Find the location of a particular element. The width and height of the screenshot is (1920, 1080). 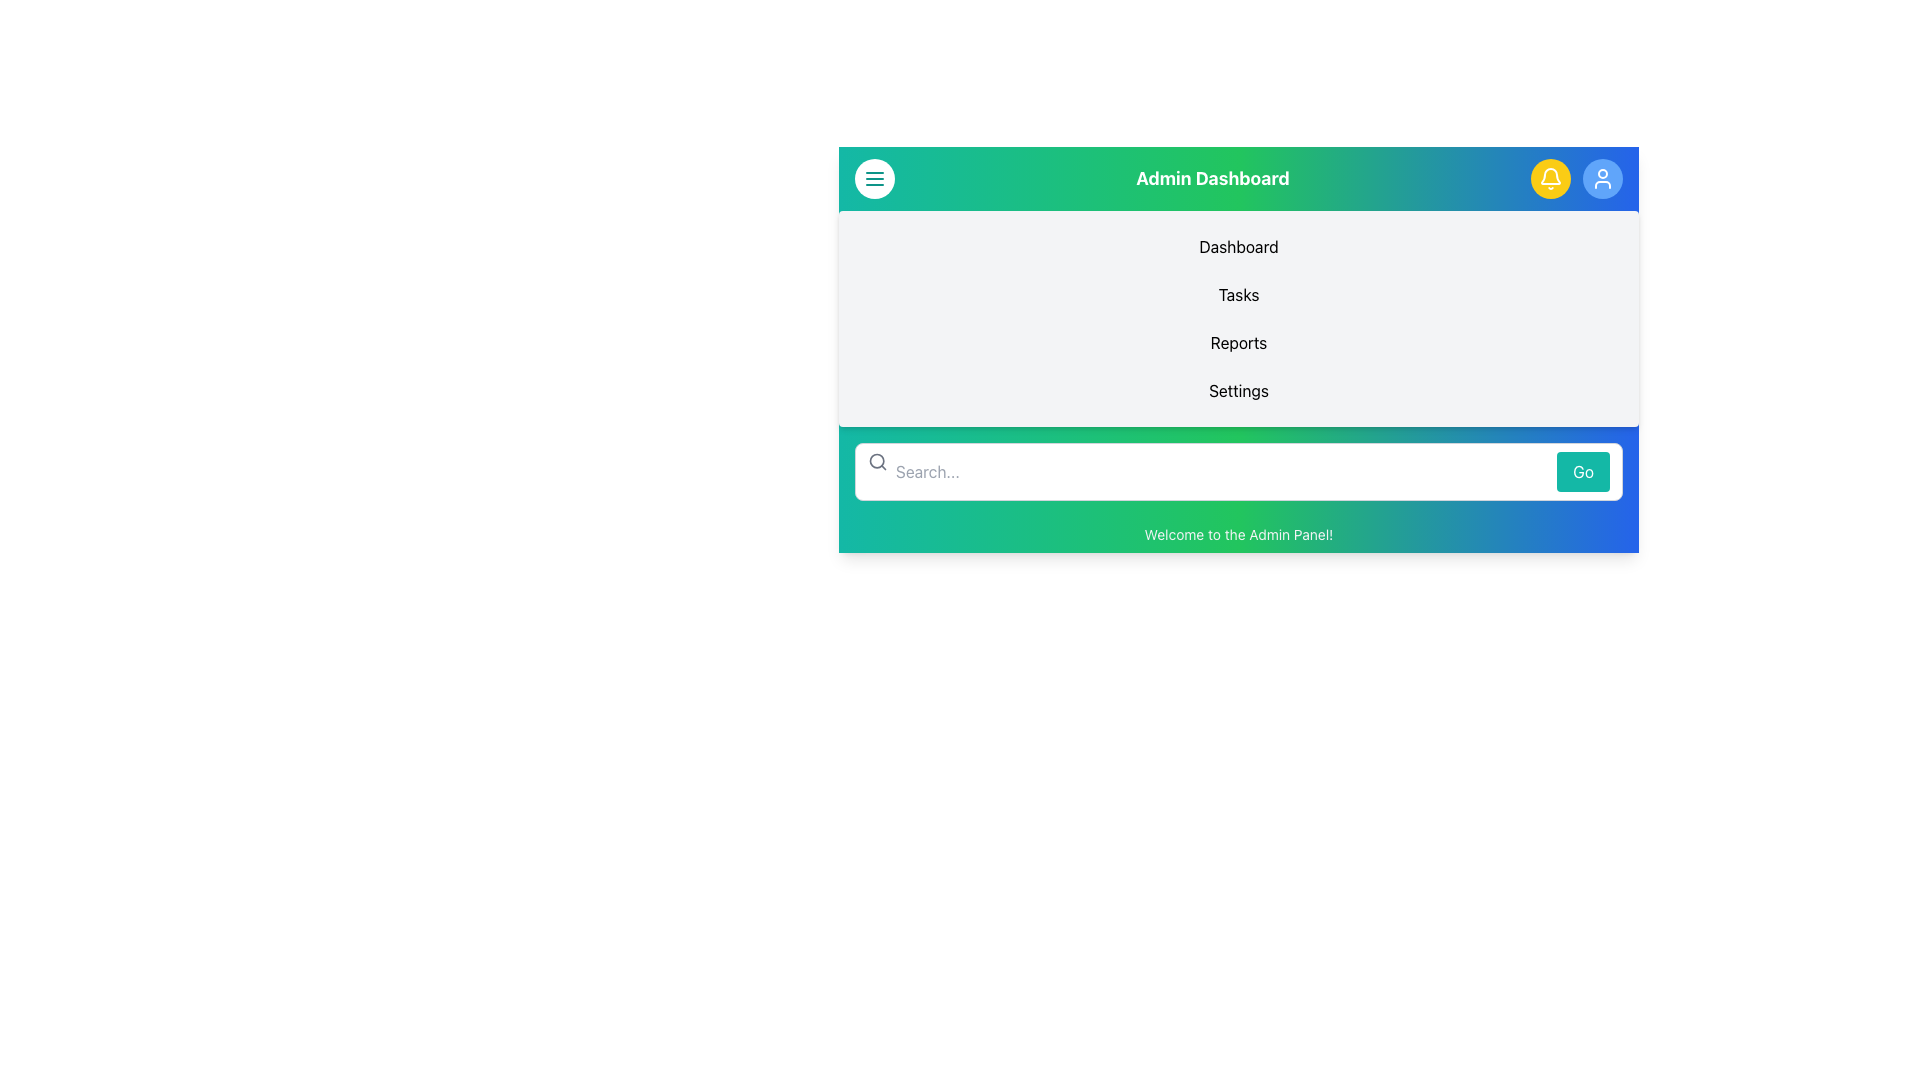

the user account SVG icon located within a clickable circular button at the top-right corner of the interface to interact via keyboard is located at coordinates (1603, 177).